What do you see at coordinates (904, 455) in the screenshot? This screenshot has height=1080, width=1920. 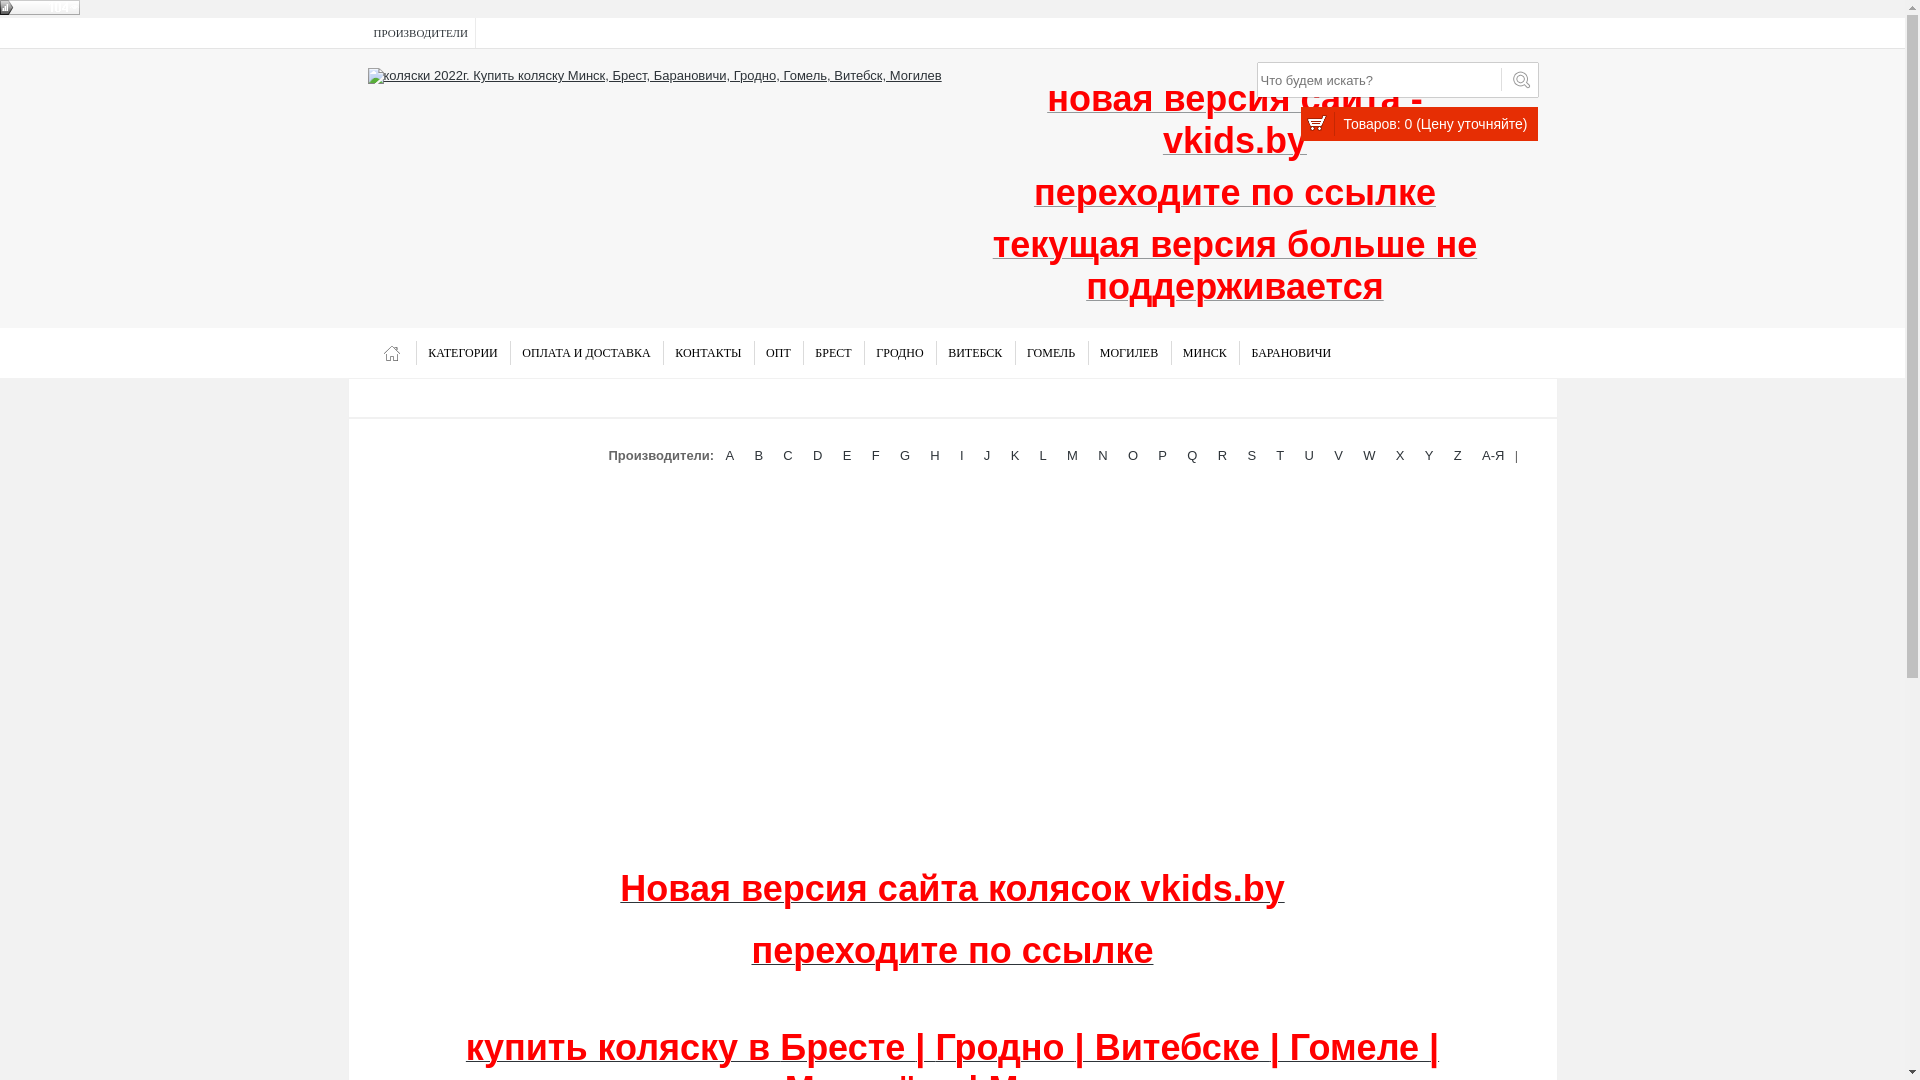 I see `'G'` at bounding box center [904, 455].